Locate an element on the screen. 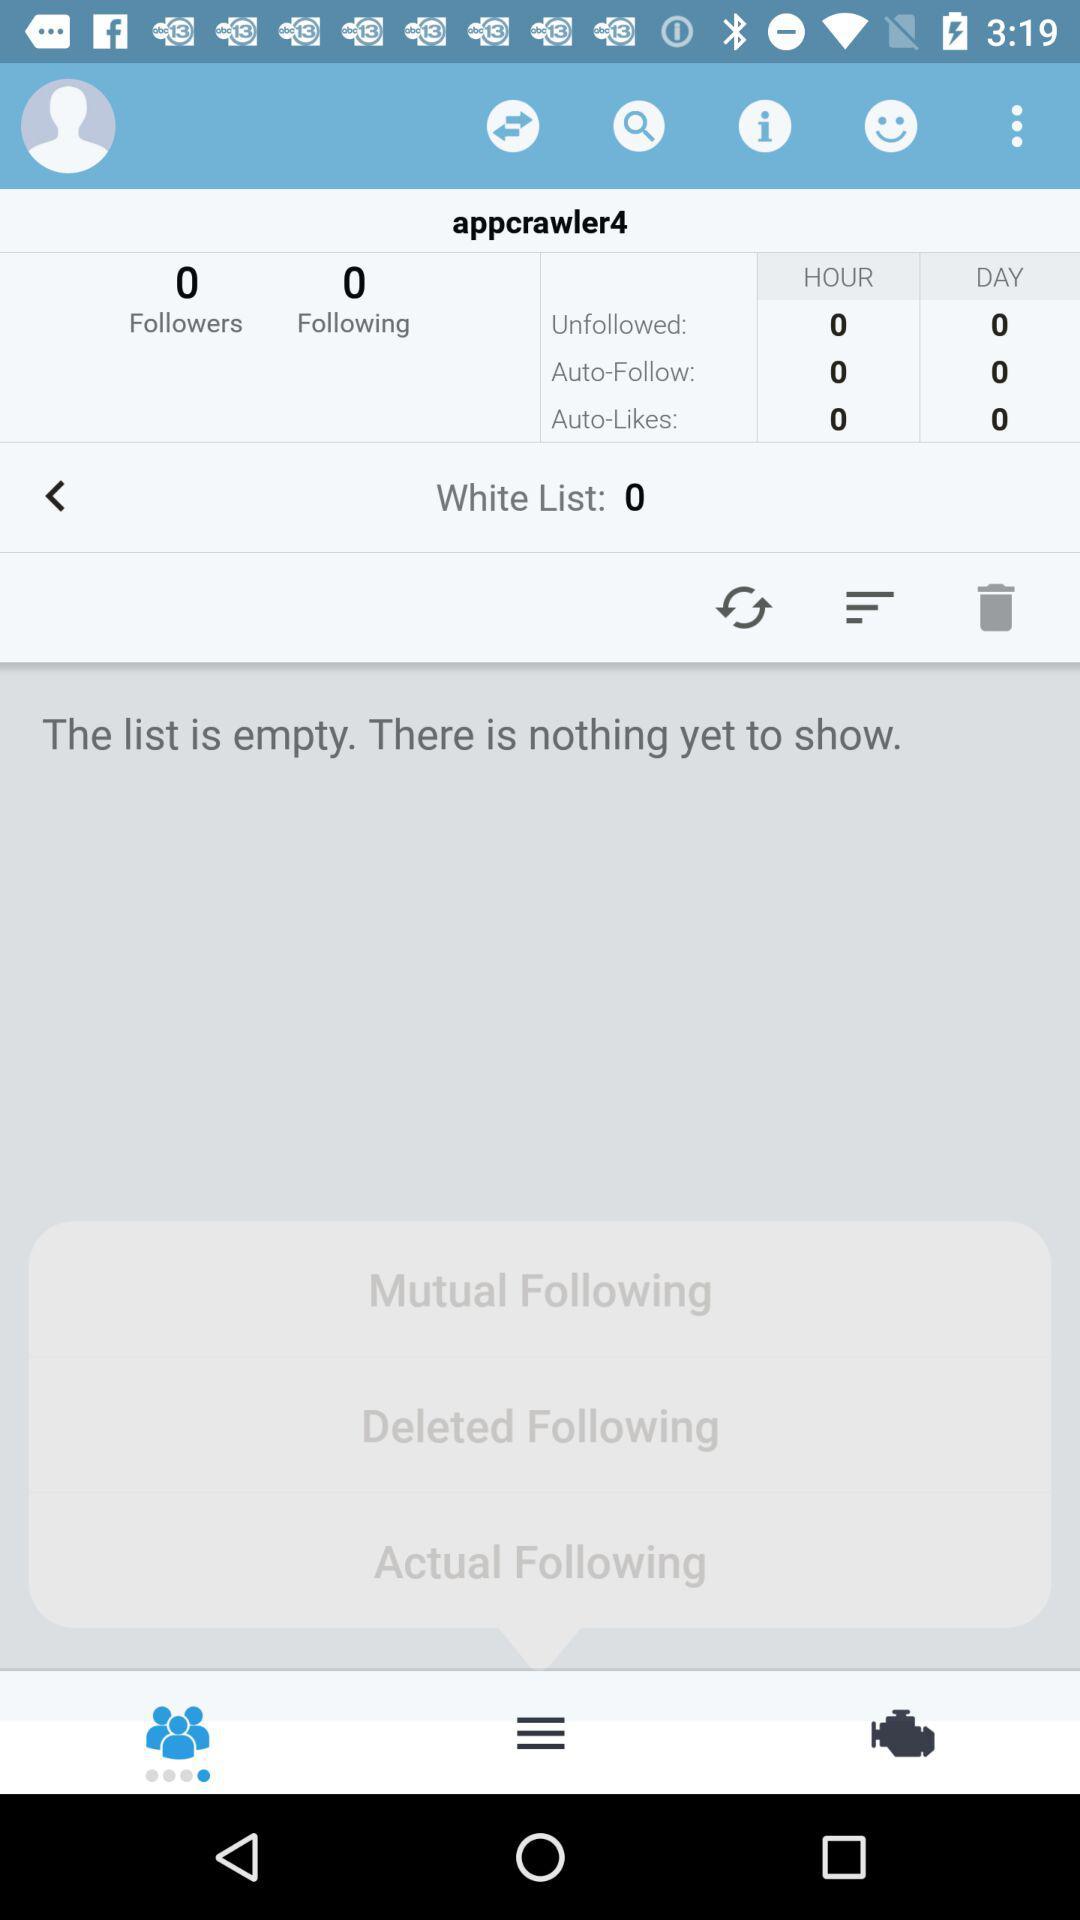 This screenshot has width=1080, height=1920. back to home is located at coordinates (540, 1730).